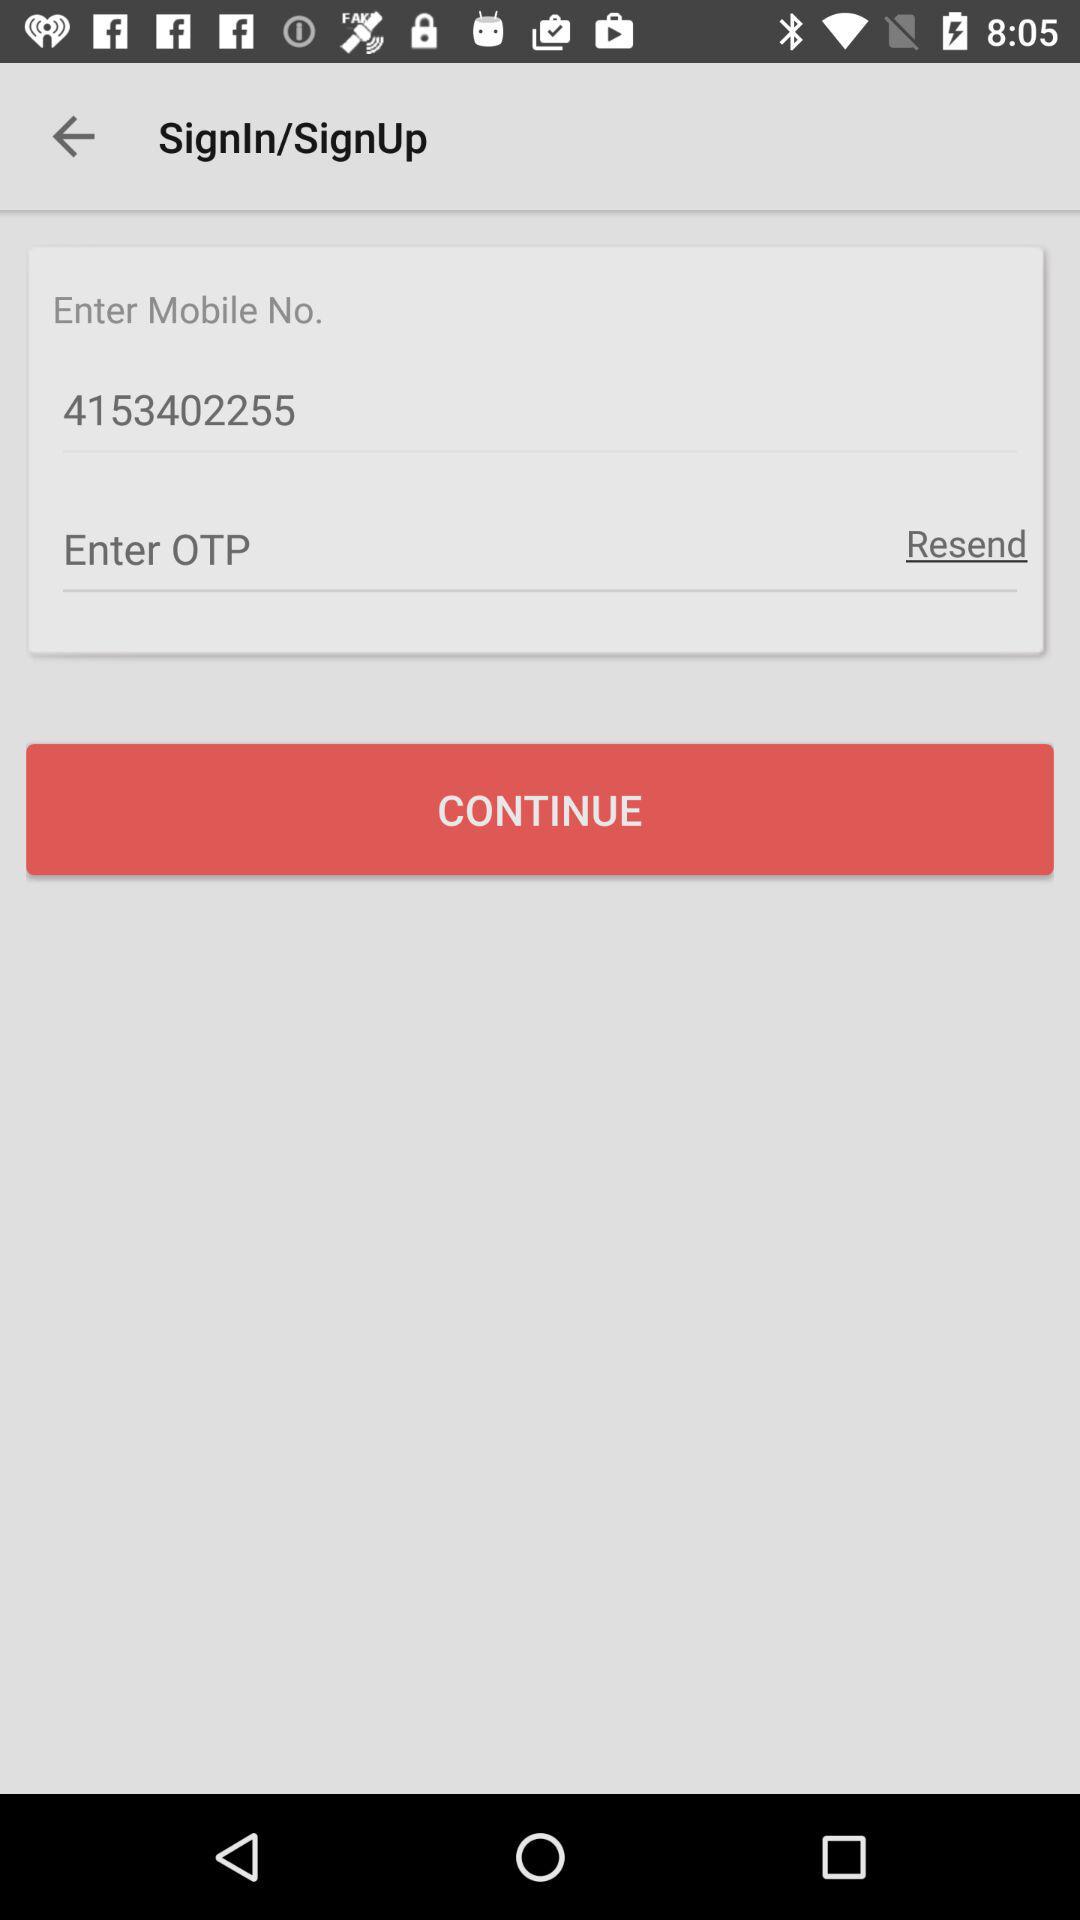  What do you see at coordinates (540, 809) in the screenshot?
I see `the continue` at bounding box center [540, 809].